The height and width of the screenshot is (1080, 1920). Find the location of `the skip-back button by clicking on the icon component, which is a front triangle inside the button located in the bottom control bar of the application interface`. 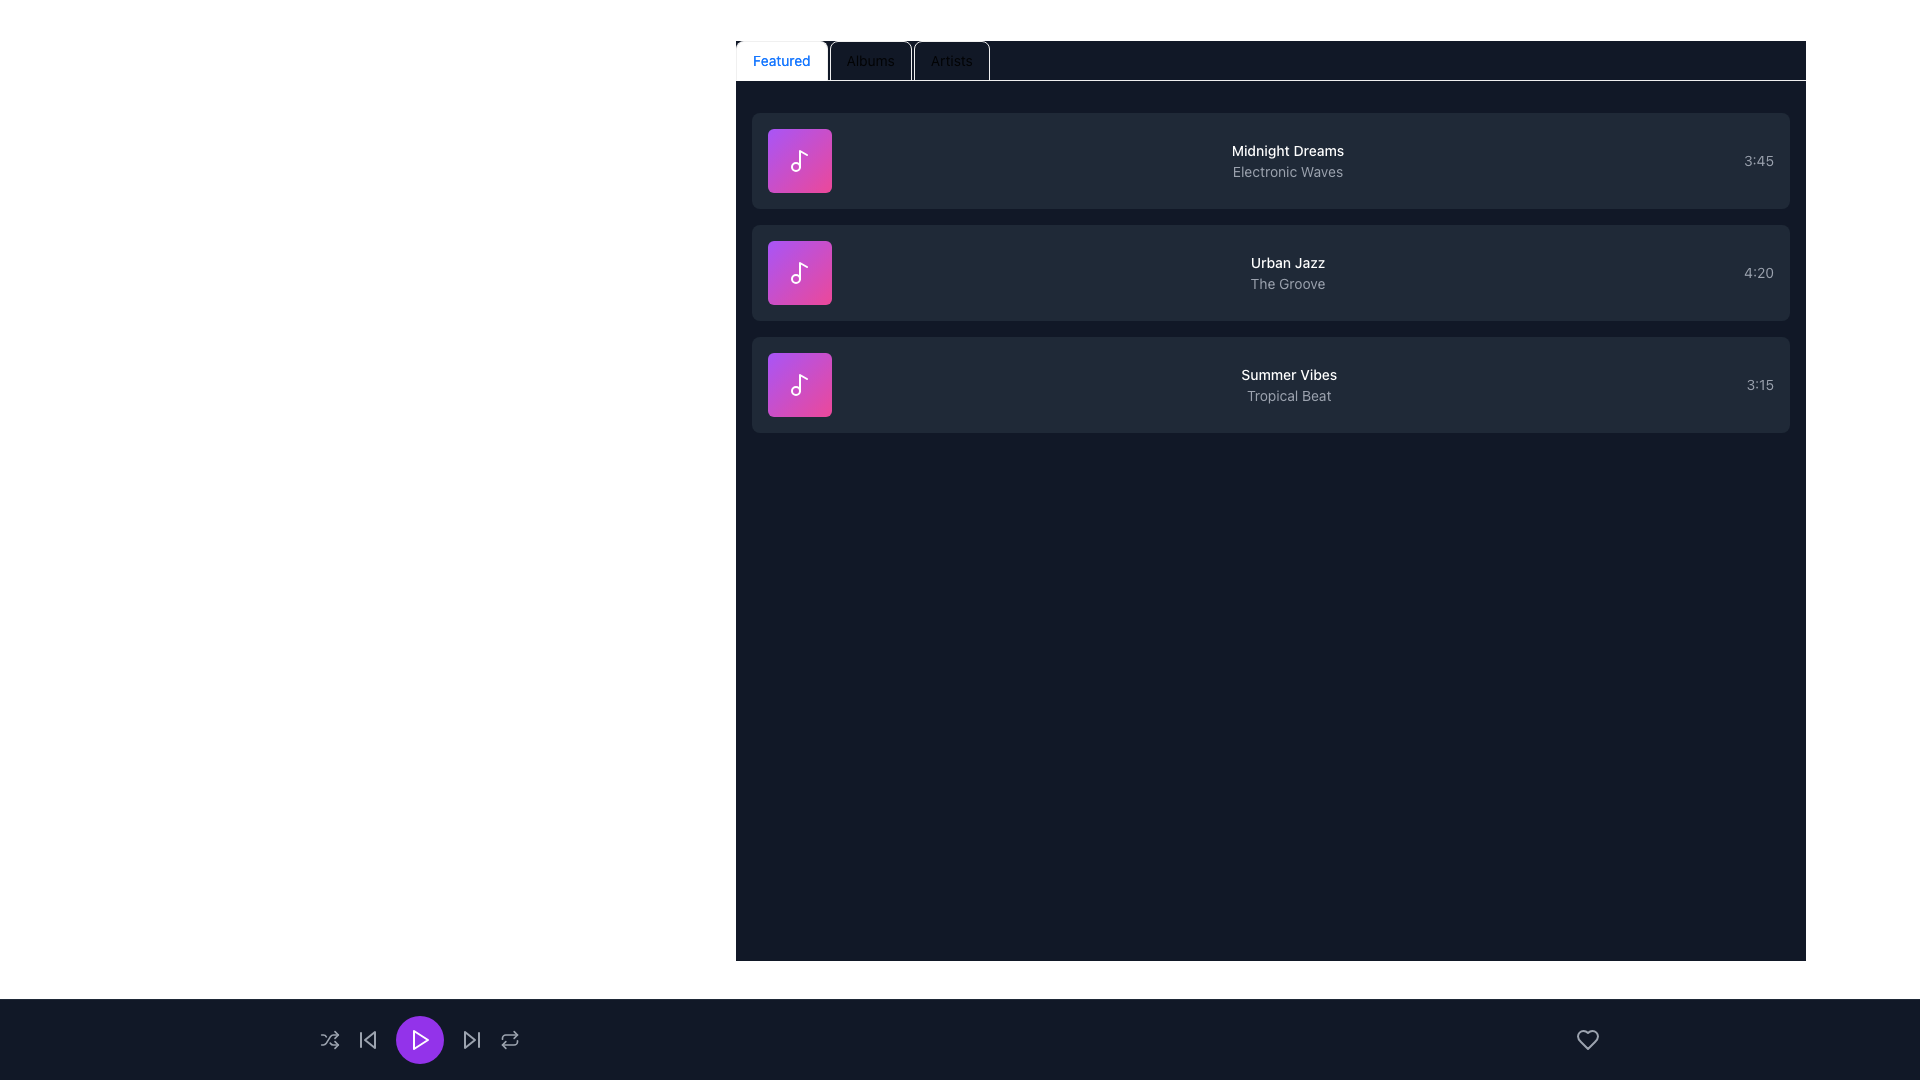

the skip-back button by clicking on the icon component, which is a front triangle inside the button located in the bottom control bar of the application interface is located at coordinates (369, 1039).